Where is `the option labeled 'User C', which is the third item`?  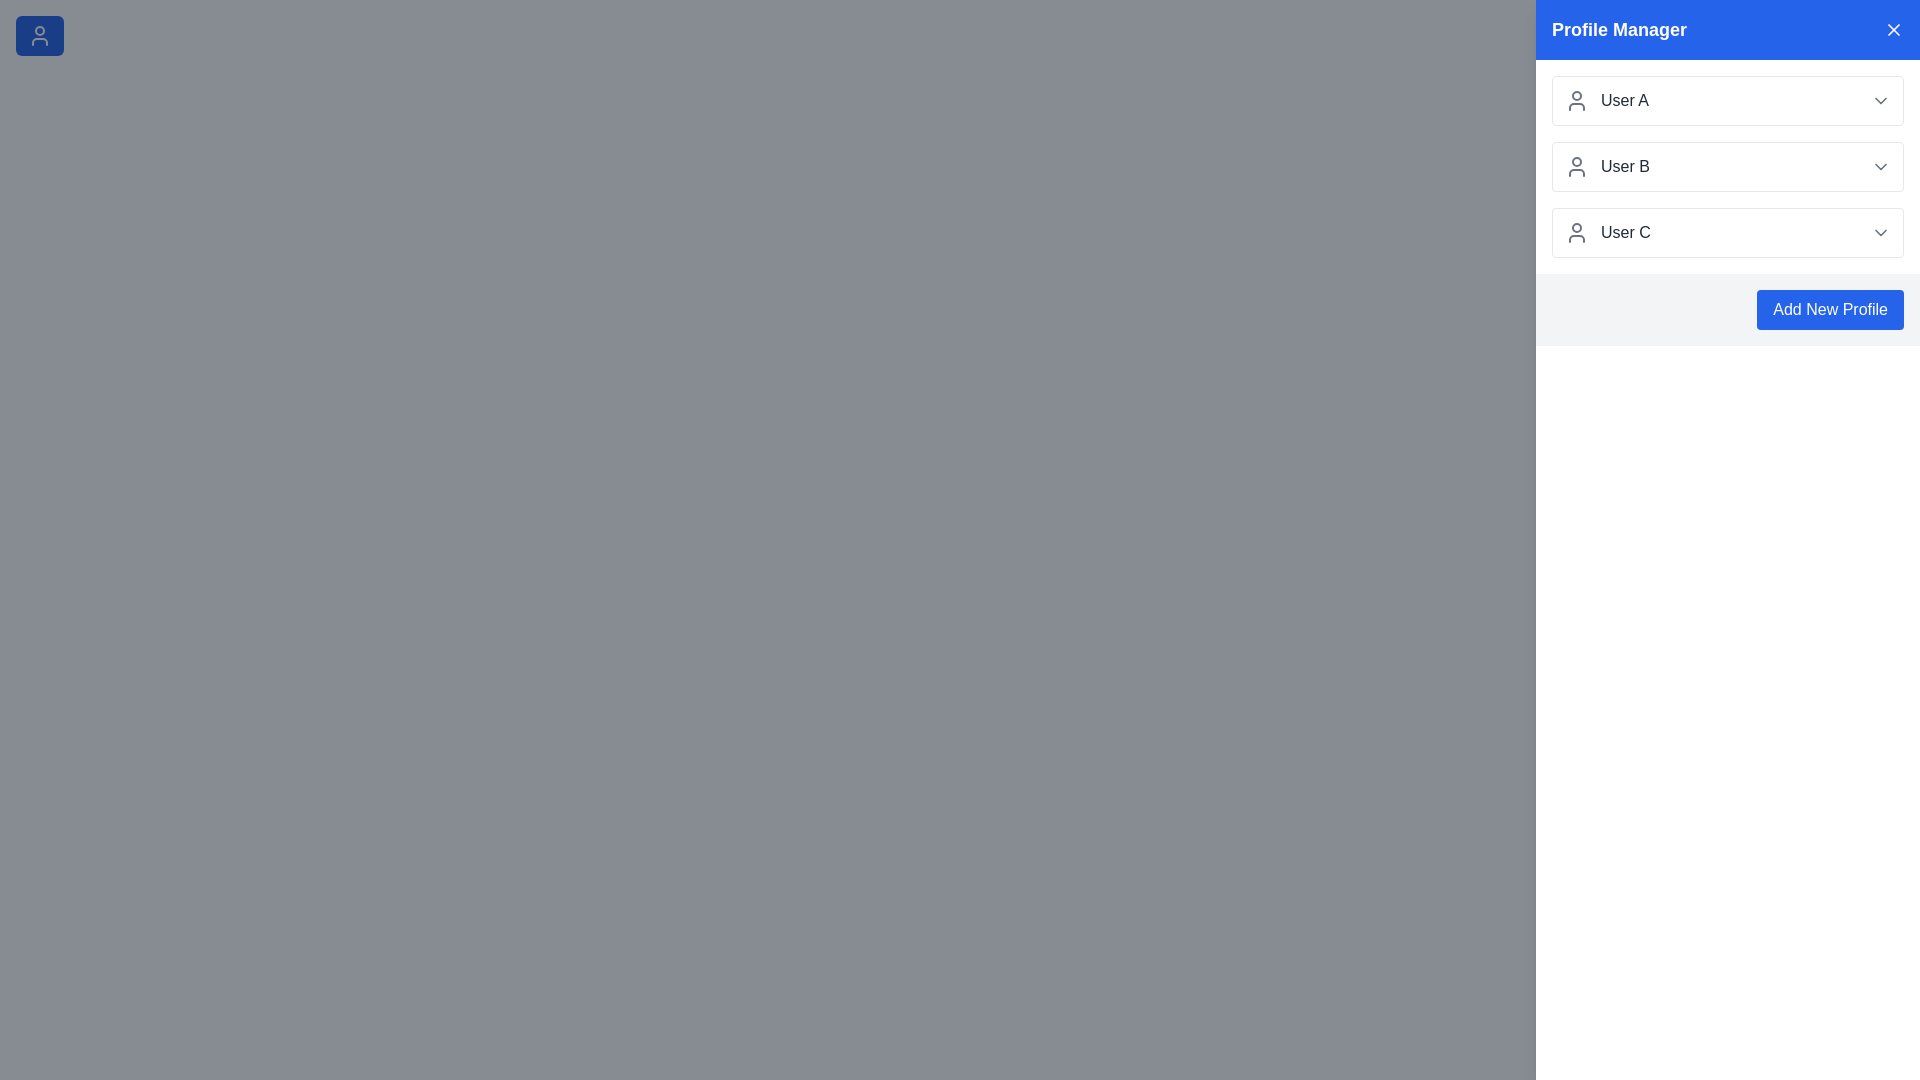
the option labeled 'User C', which is the third item is located at coordinates (1727, 231).